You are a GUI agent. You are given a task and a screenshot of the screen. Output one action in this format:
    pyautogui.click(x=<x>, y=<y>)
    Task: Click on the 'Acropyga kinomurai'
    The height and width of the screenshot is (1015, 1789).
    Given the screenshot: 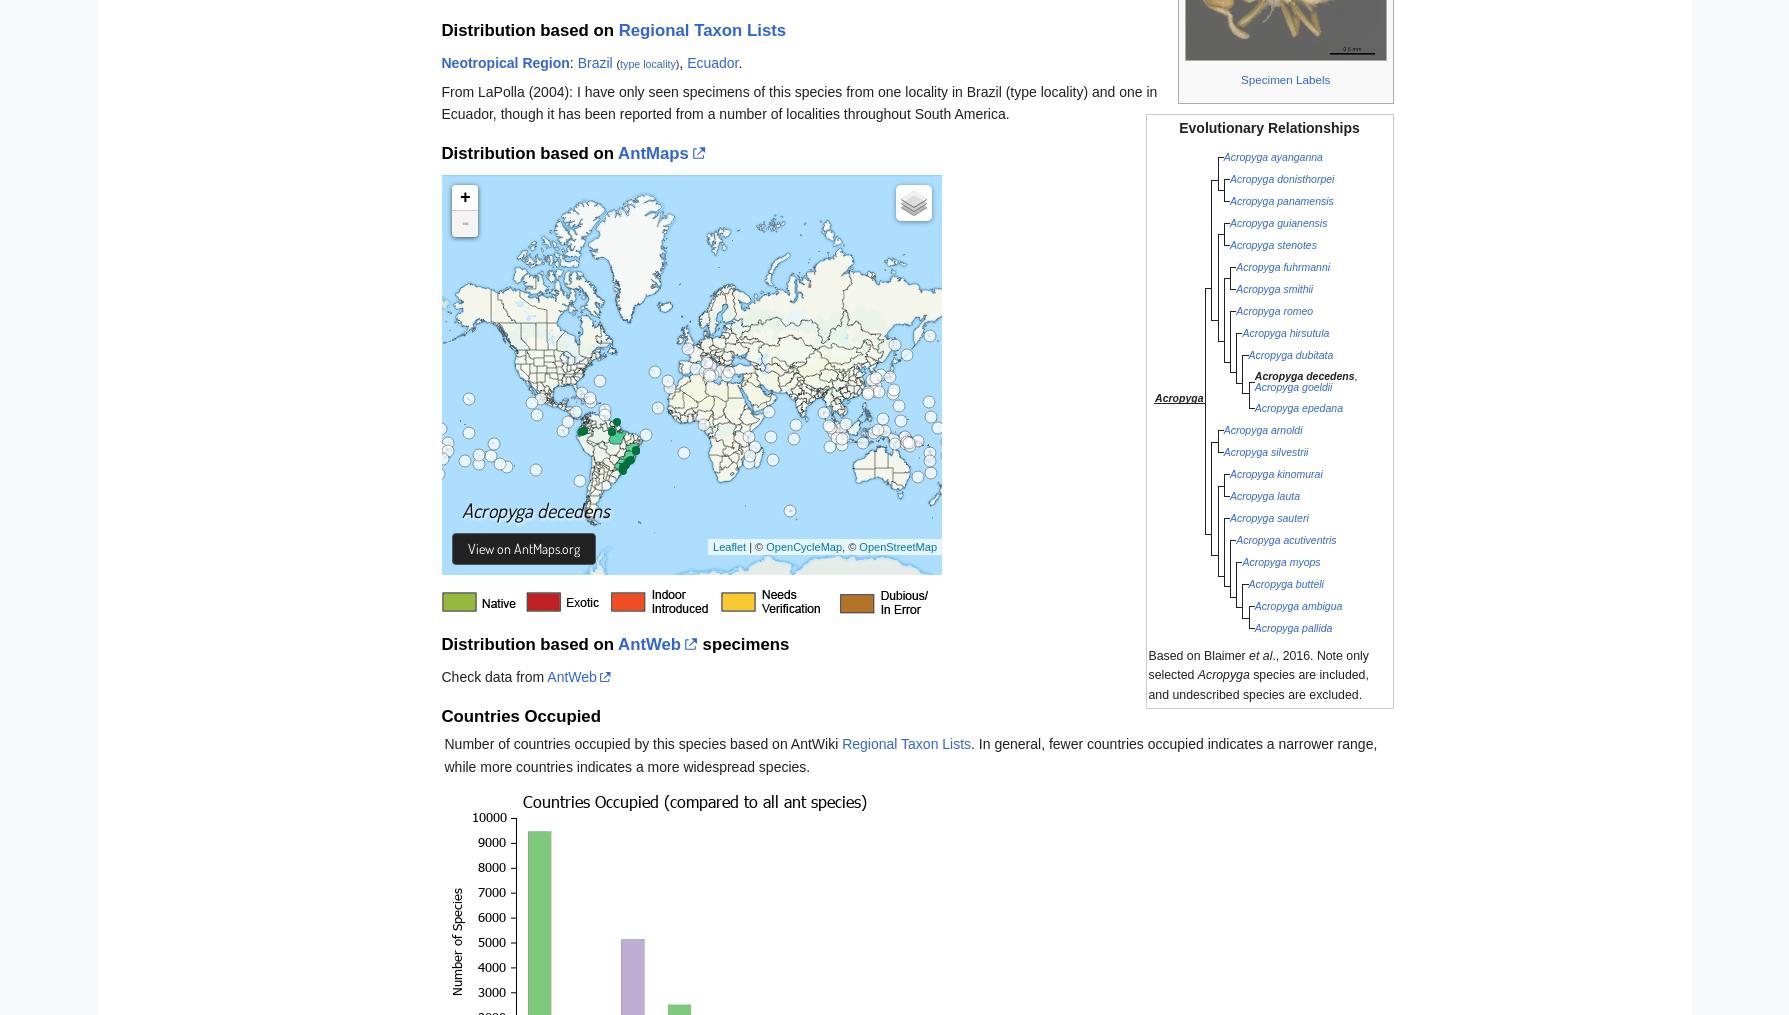 What is the action you would take?
    pyautogui.click(x=1275, y=473)
    